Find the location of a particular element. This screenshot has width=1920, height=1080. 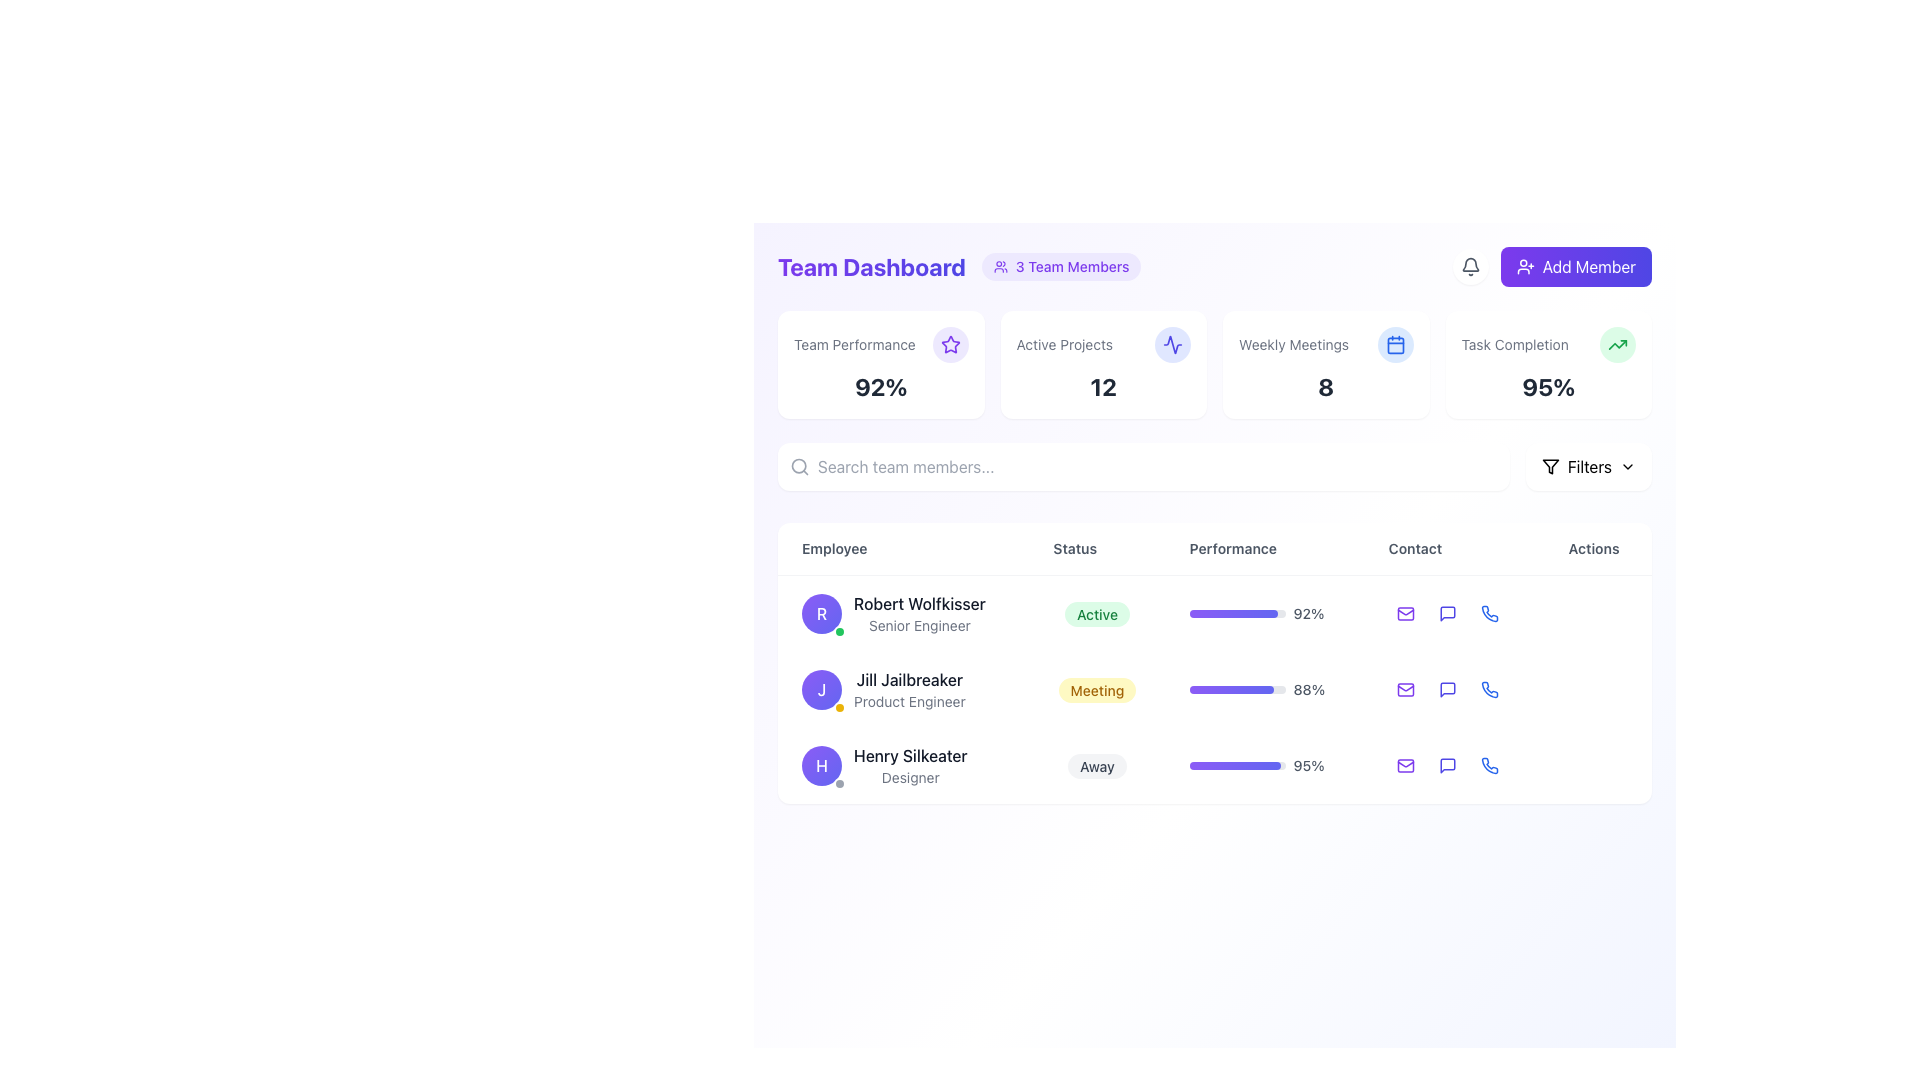

the calendar icon located in the top-right of the 'Weekly Meetings' section, which features a blue border and rounded corners, situated next to the number 8 is located at coordinates (1394, 343).